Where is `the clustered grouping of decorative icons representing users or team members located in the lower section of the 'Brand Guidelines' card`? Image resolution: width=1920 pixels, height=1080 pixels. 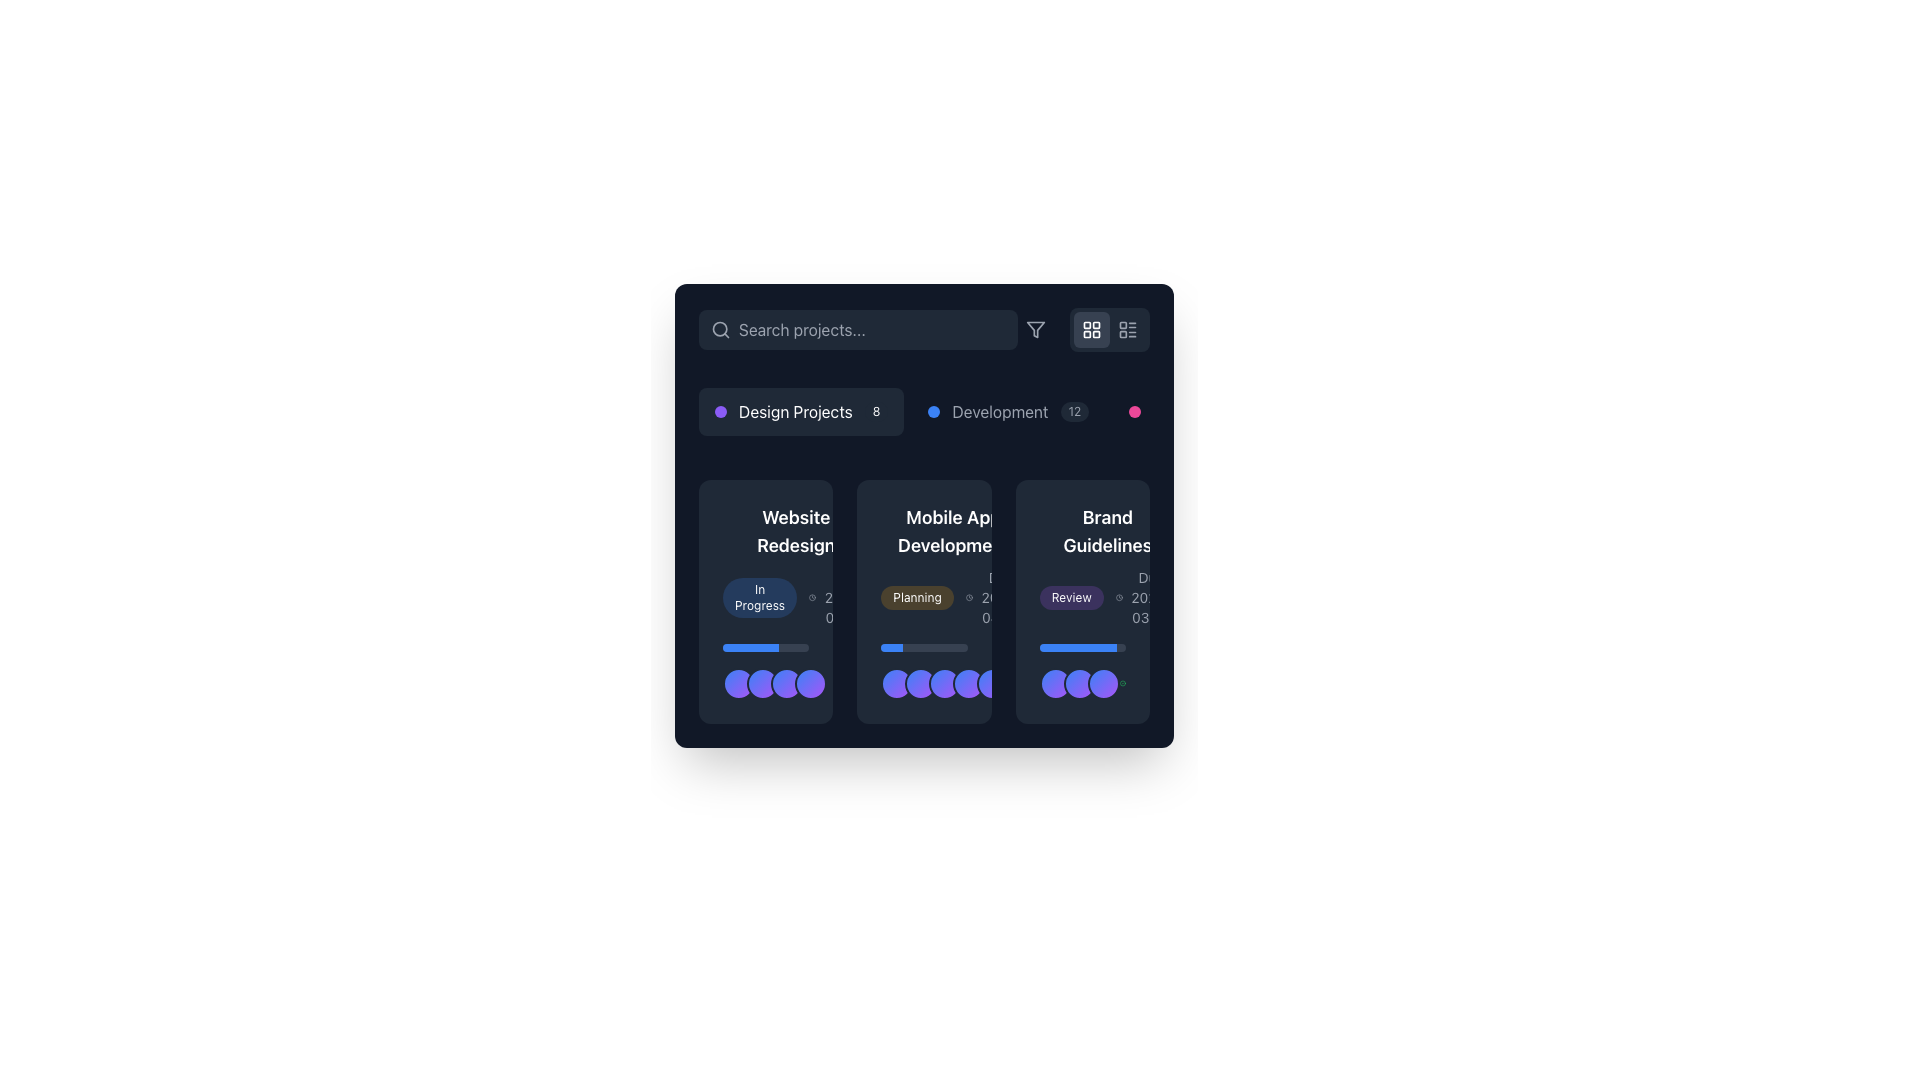
the clustered grouping of decorative icons representing users or team members located in the lower section of the 'Brand Guidelines' card is located at coordinates (1078, 682).